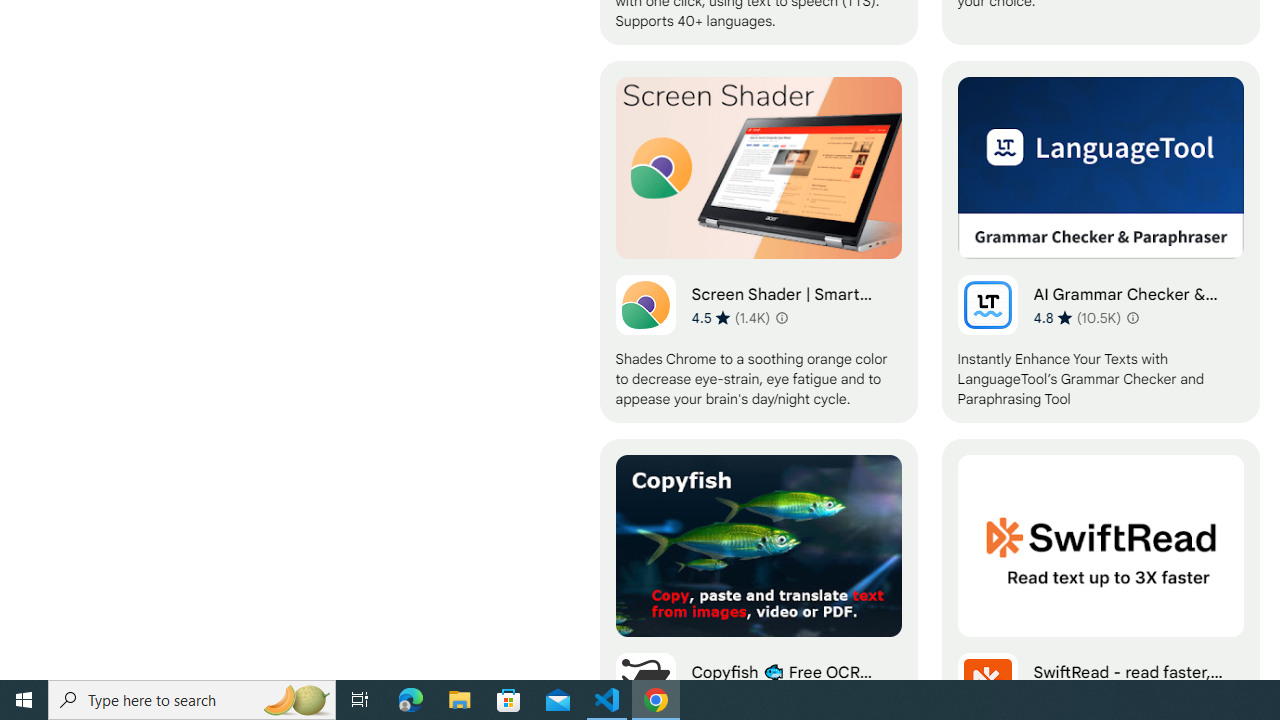 This screenshot has height=720, width=1280. Describe the element at coordinates (729, 316) in the screenshot. I see `'Average rating 4.5 out of 5 stars. 1.4K ratings.'` at that location.